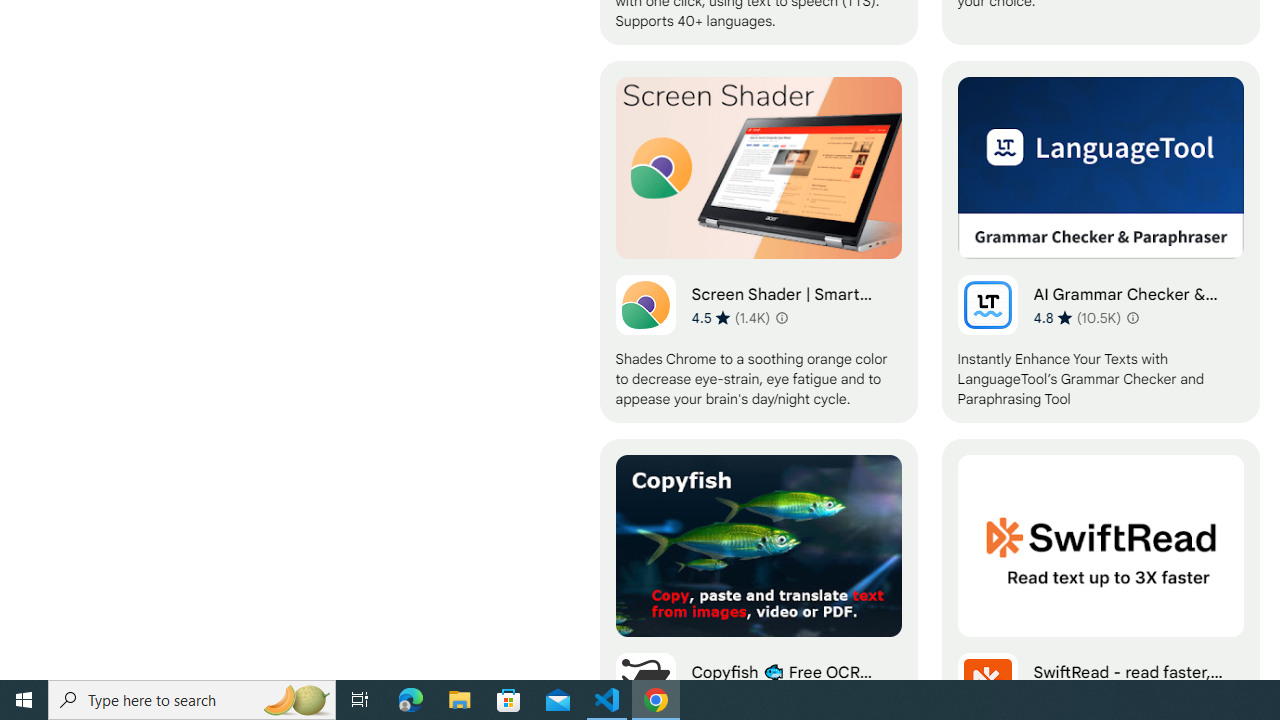 This screenshot has height=720, width=1280. Describe the element at coordinates (729, 316) in the screenshot. I see `'Average rating 4.5 out of 5 stars. 1.4K ratings.'` at that location.